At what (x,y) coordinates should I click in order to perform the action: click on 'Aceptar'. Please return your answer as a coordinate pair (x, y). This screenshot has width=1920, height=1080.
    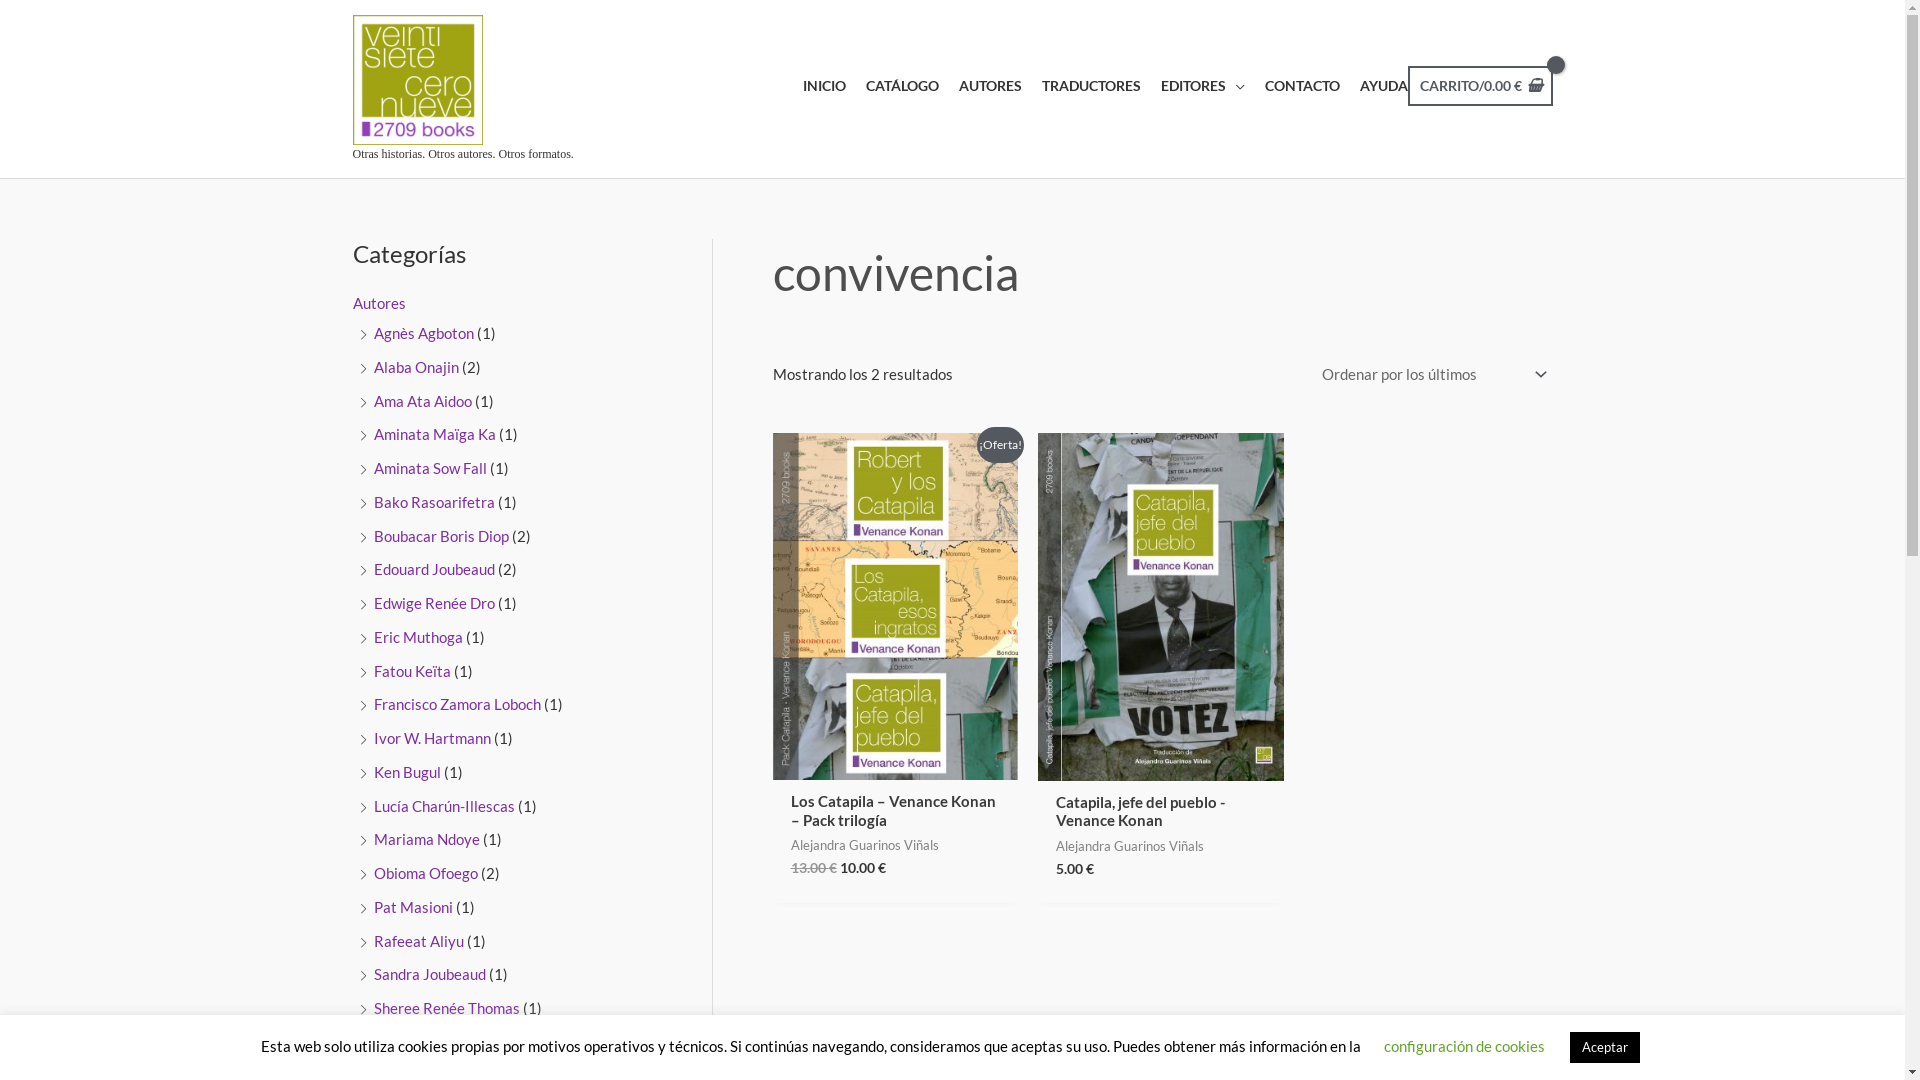
    Looking at the image, I should click on (1604, 1046).